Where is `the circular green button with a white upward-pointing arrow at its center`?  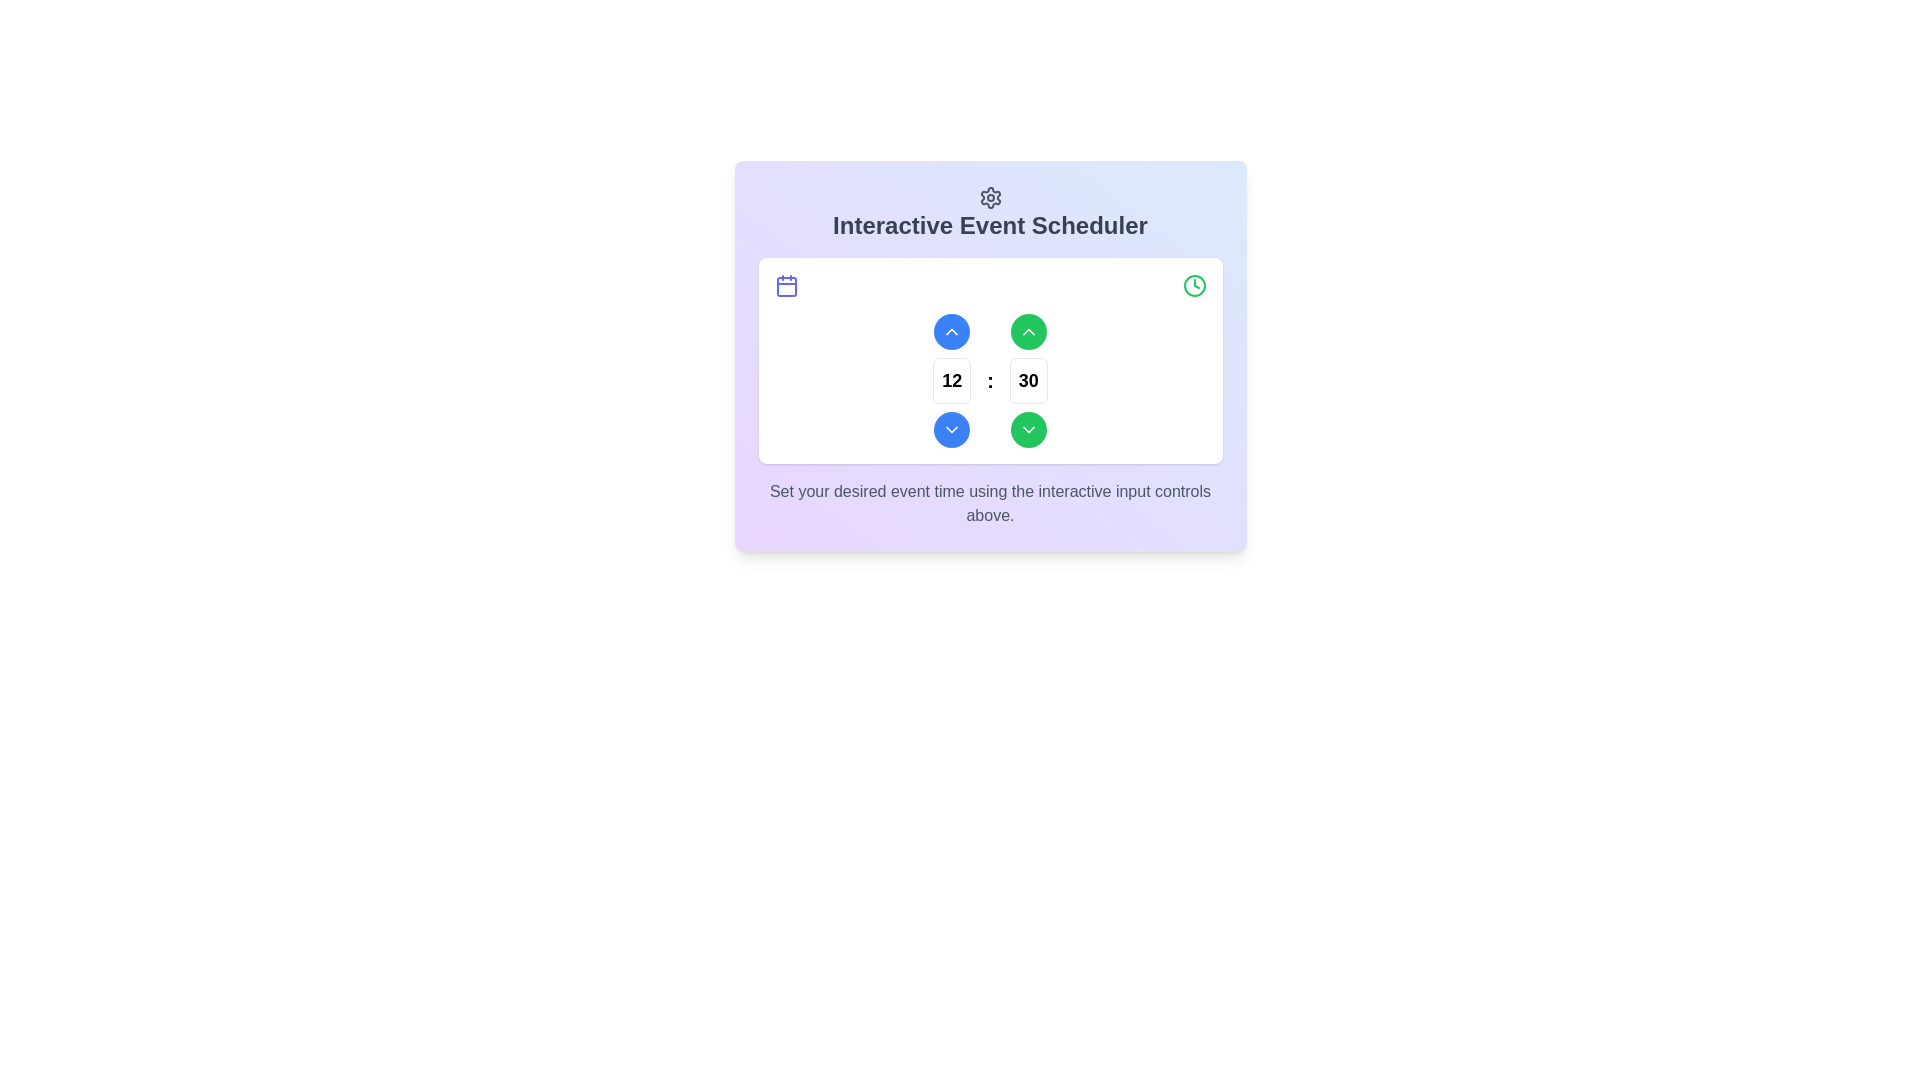
the circular green button with a white upward-pointing arrow at its center is located at coordinates (1028, 330).